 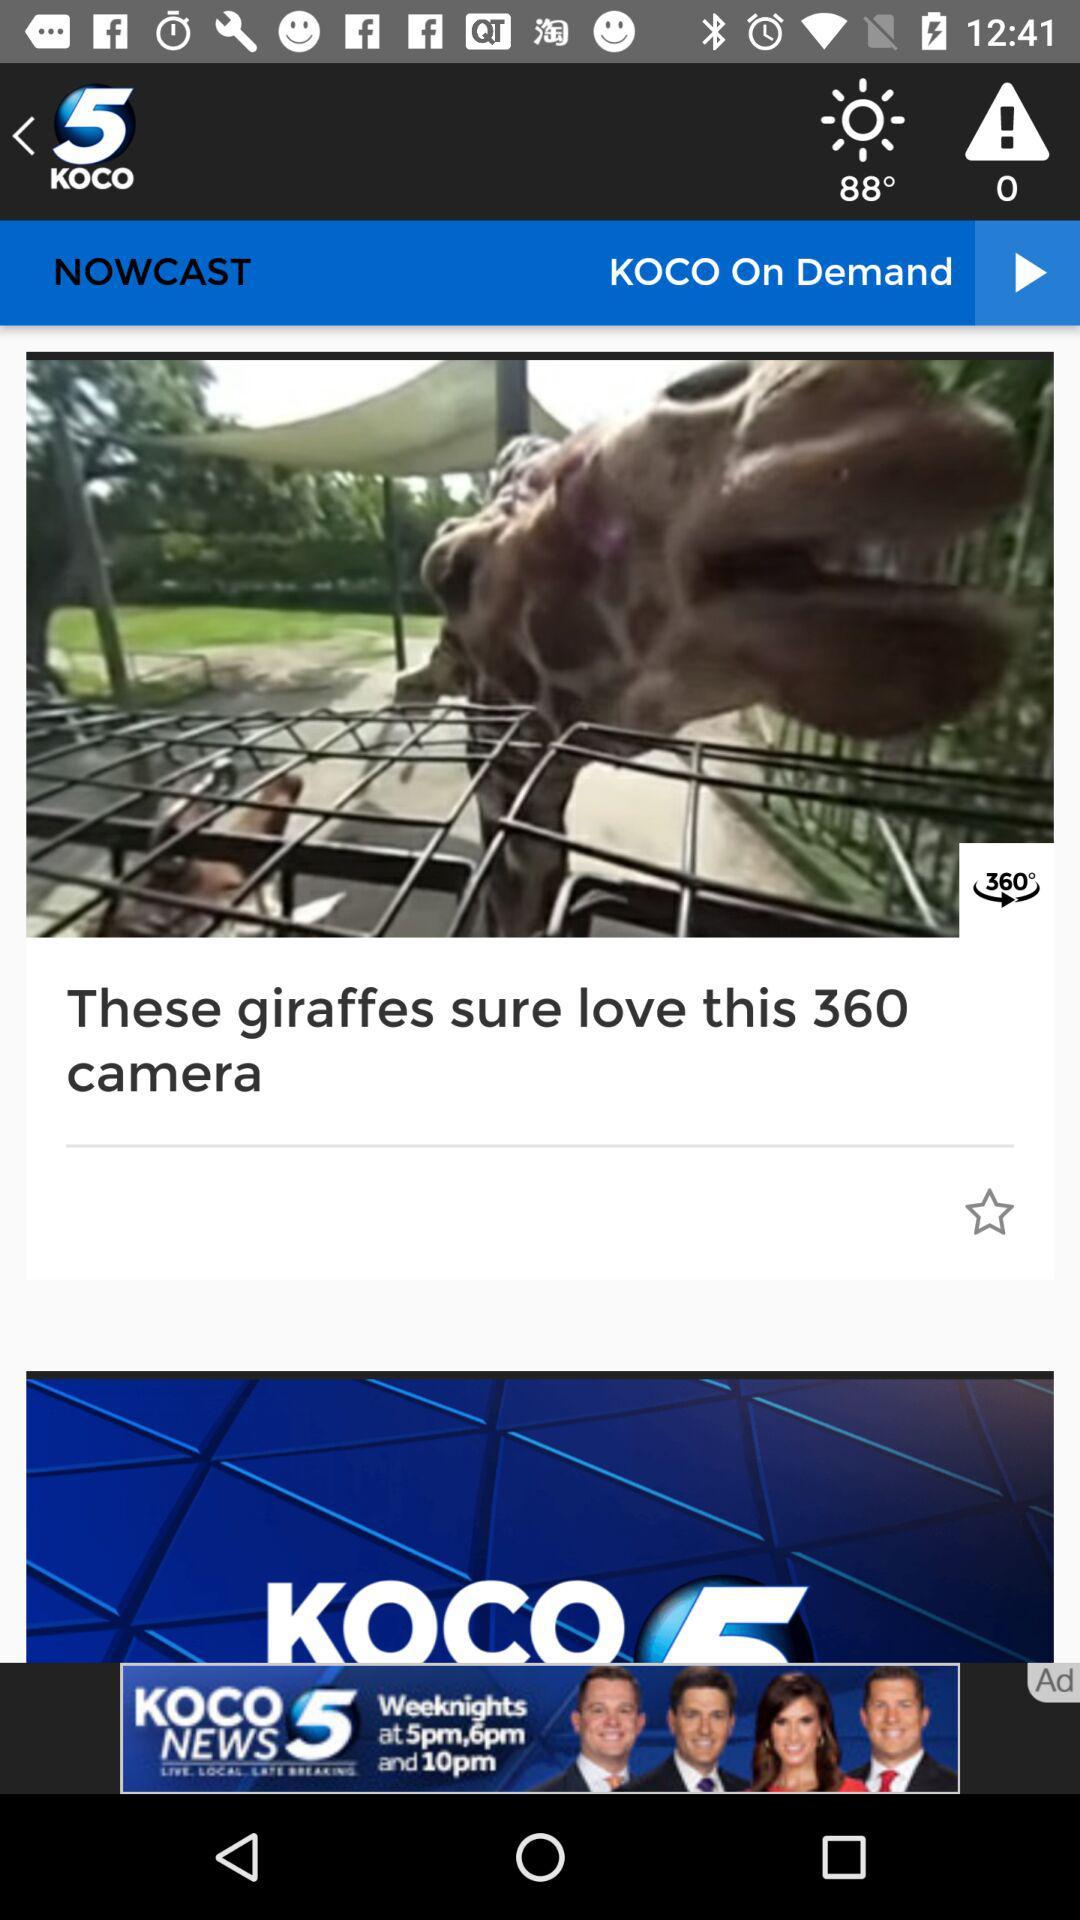 I want to click on the number 360, so click(x=1006, y=889).